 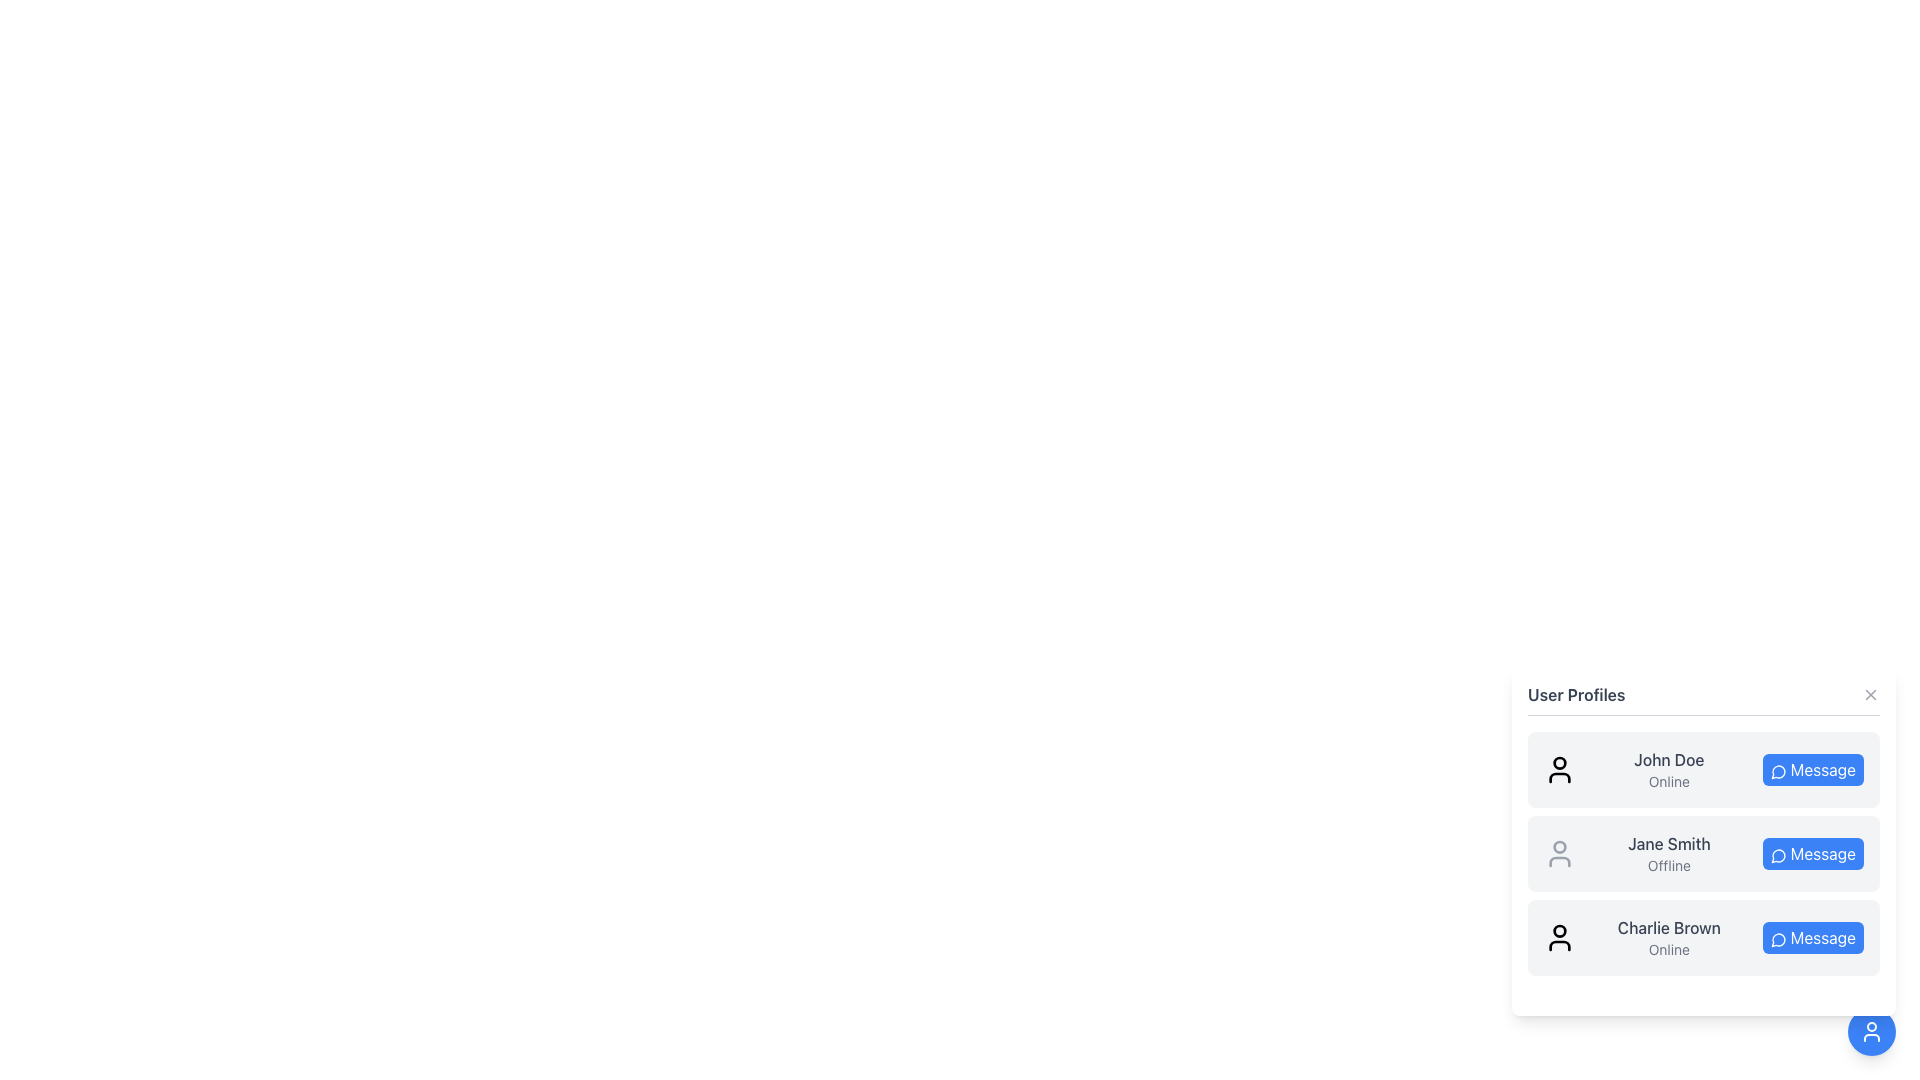 I want to click on the Text Display element containing 'John Doe' and 'Online' located in the user profiles section of the UI, so click(x=1669, y=769).